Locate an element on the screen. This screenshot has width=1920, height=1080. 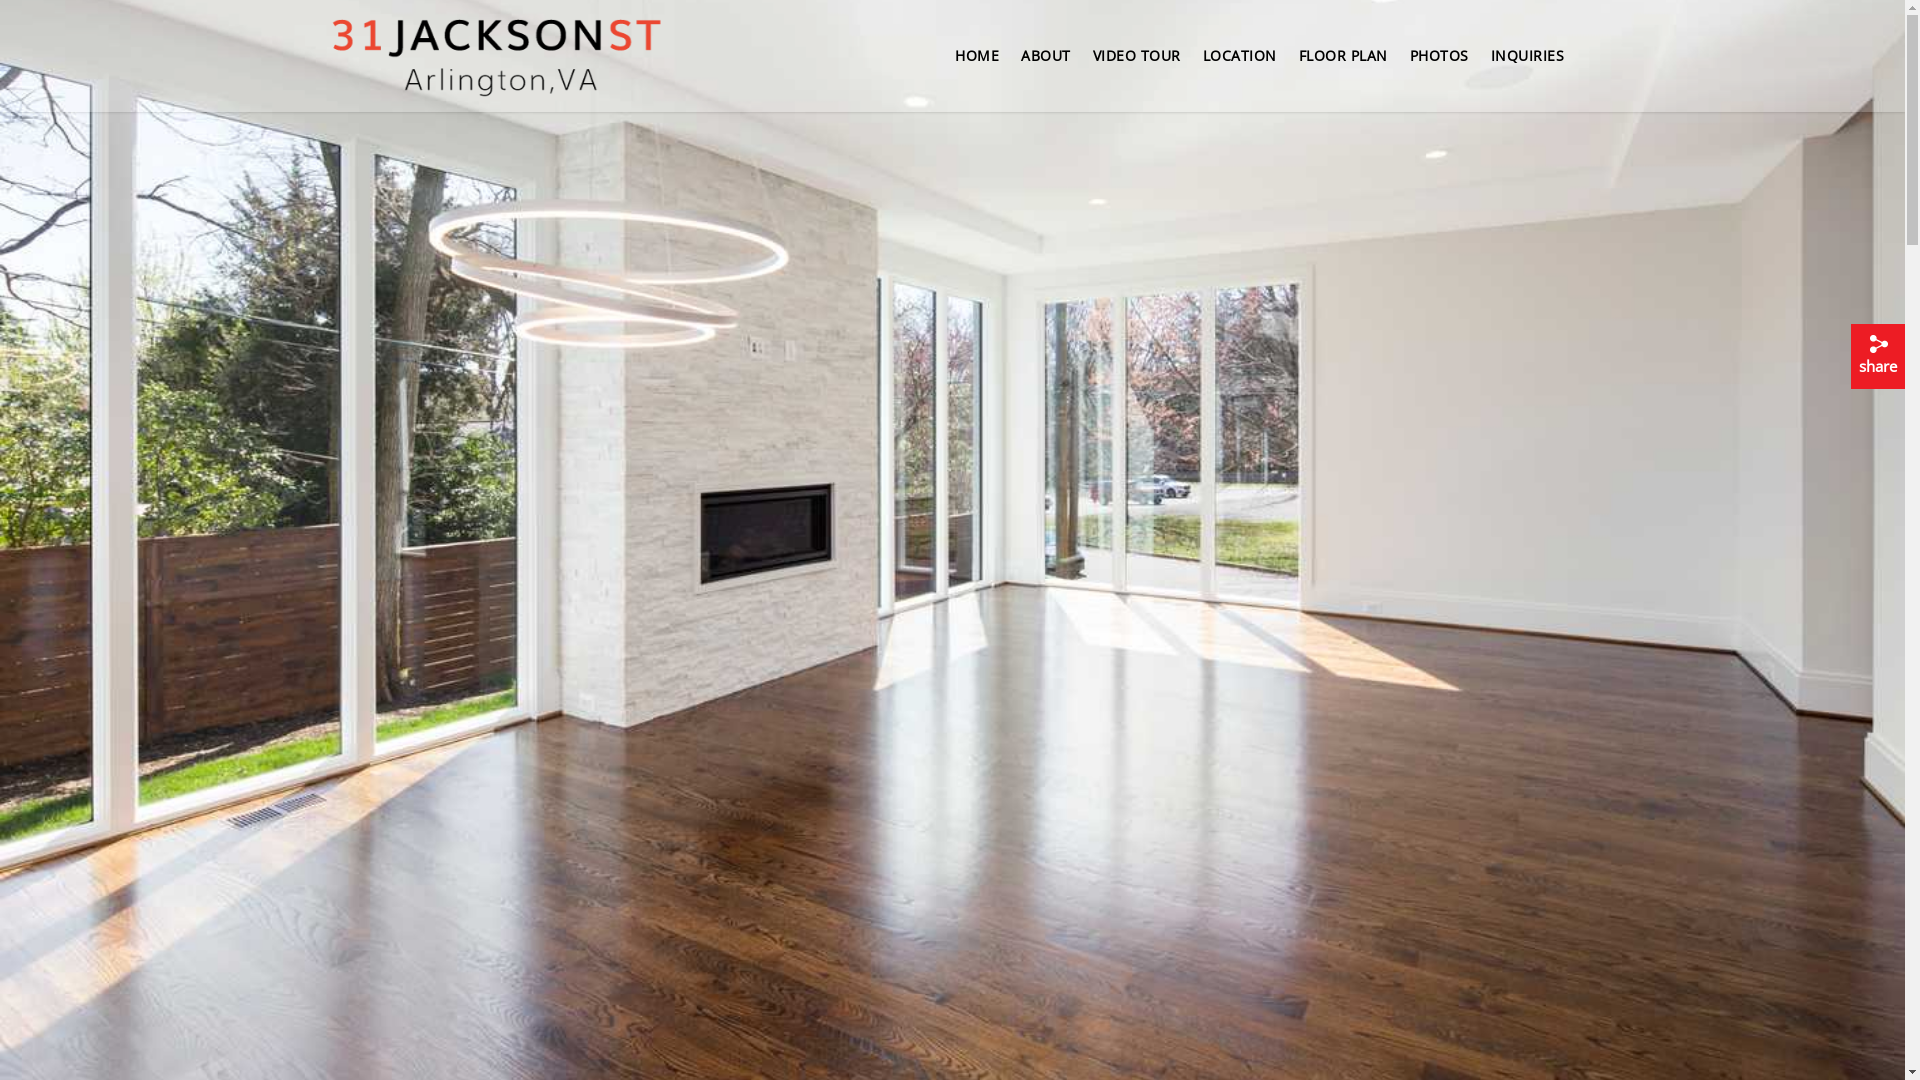
'PHOTOS' is located at coordinates (1438, 61).